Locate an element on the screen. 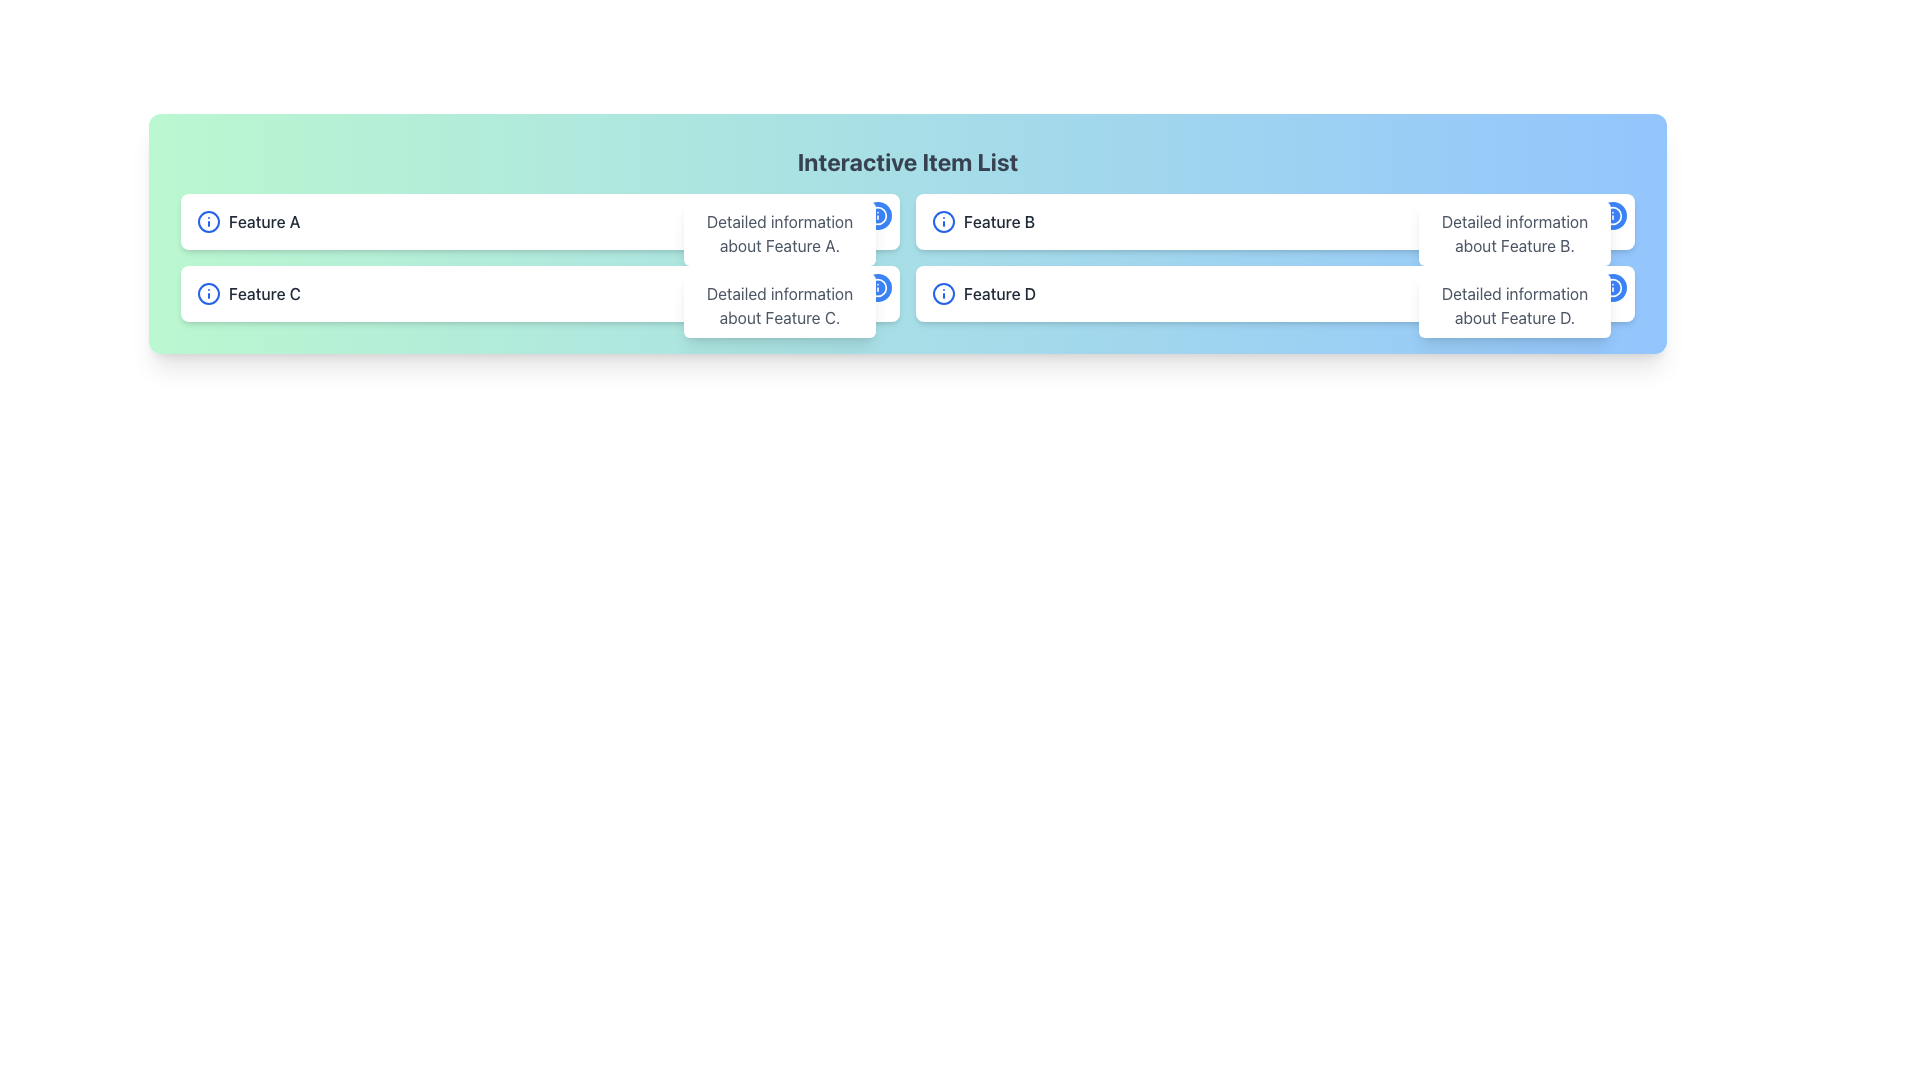  the SVG graphical element (circle) that represents an 'information' indicator aligned with the text 'Feature C' is located at coordinates (209, 293).